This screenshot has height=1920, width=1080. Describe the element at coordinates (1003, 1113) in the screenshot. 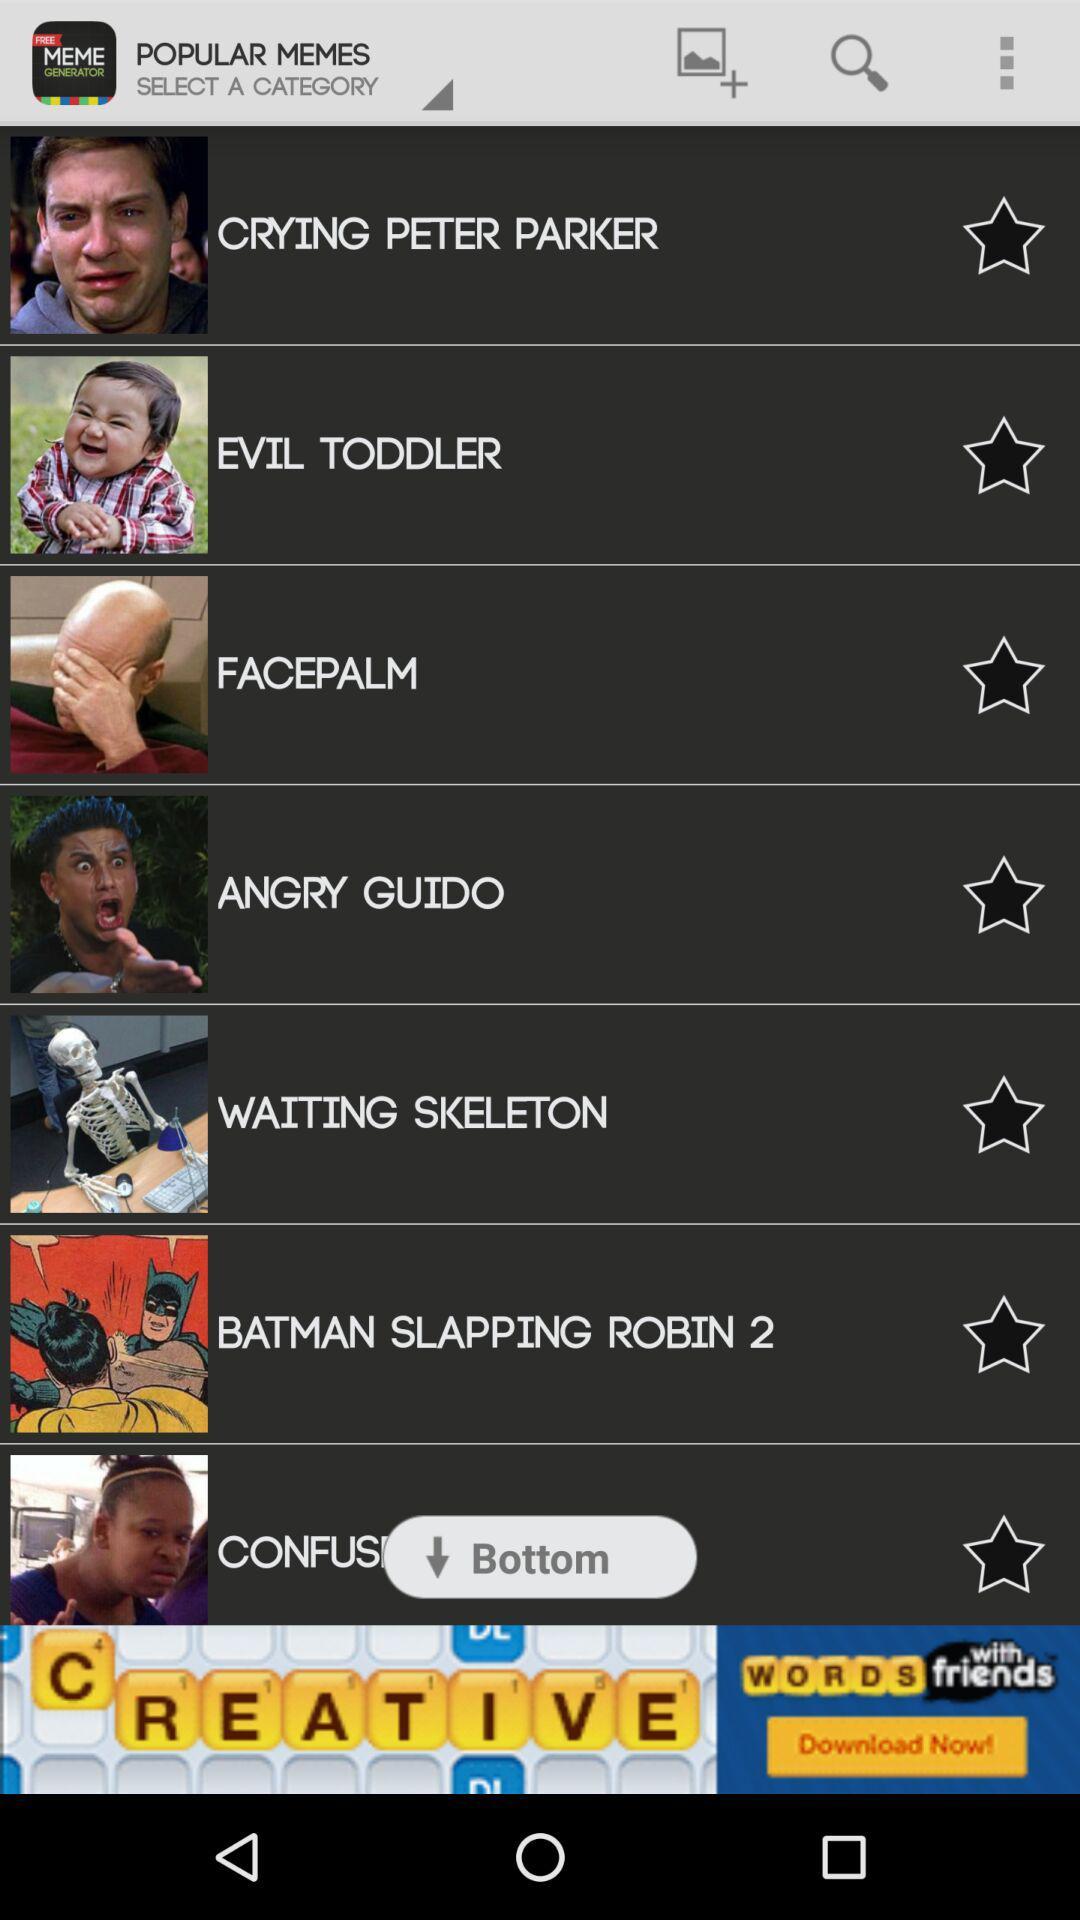

I see `this` at that location.